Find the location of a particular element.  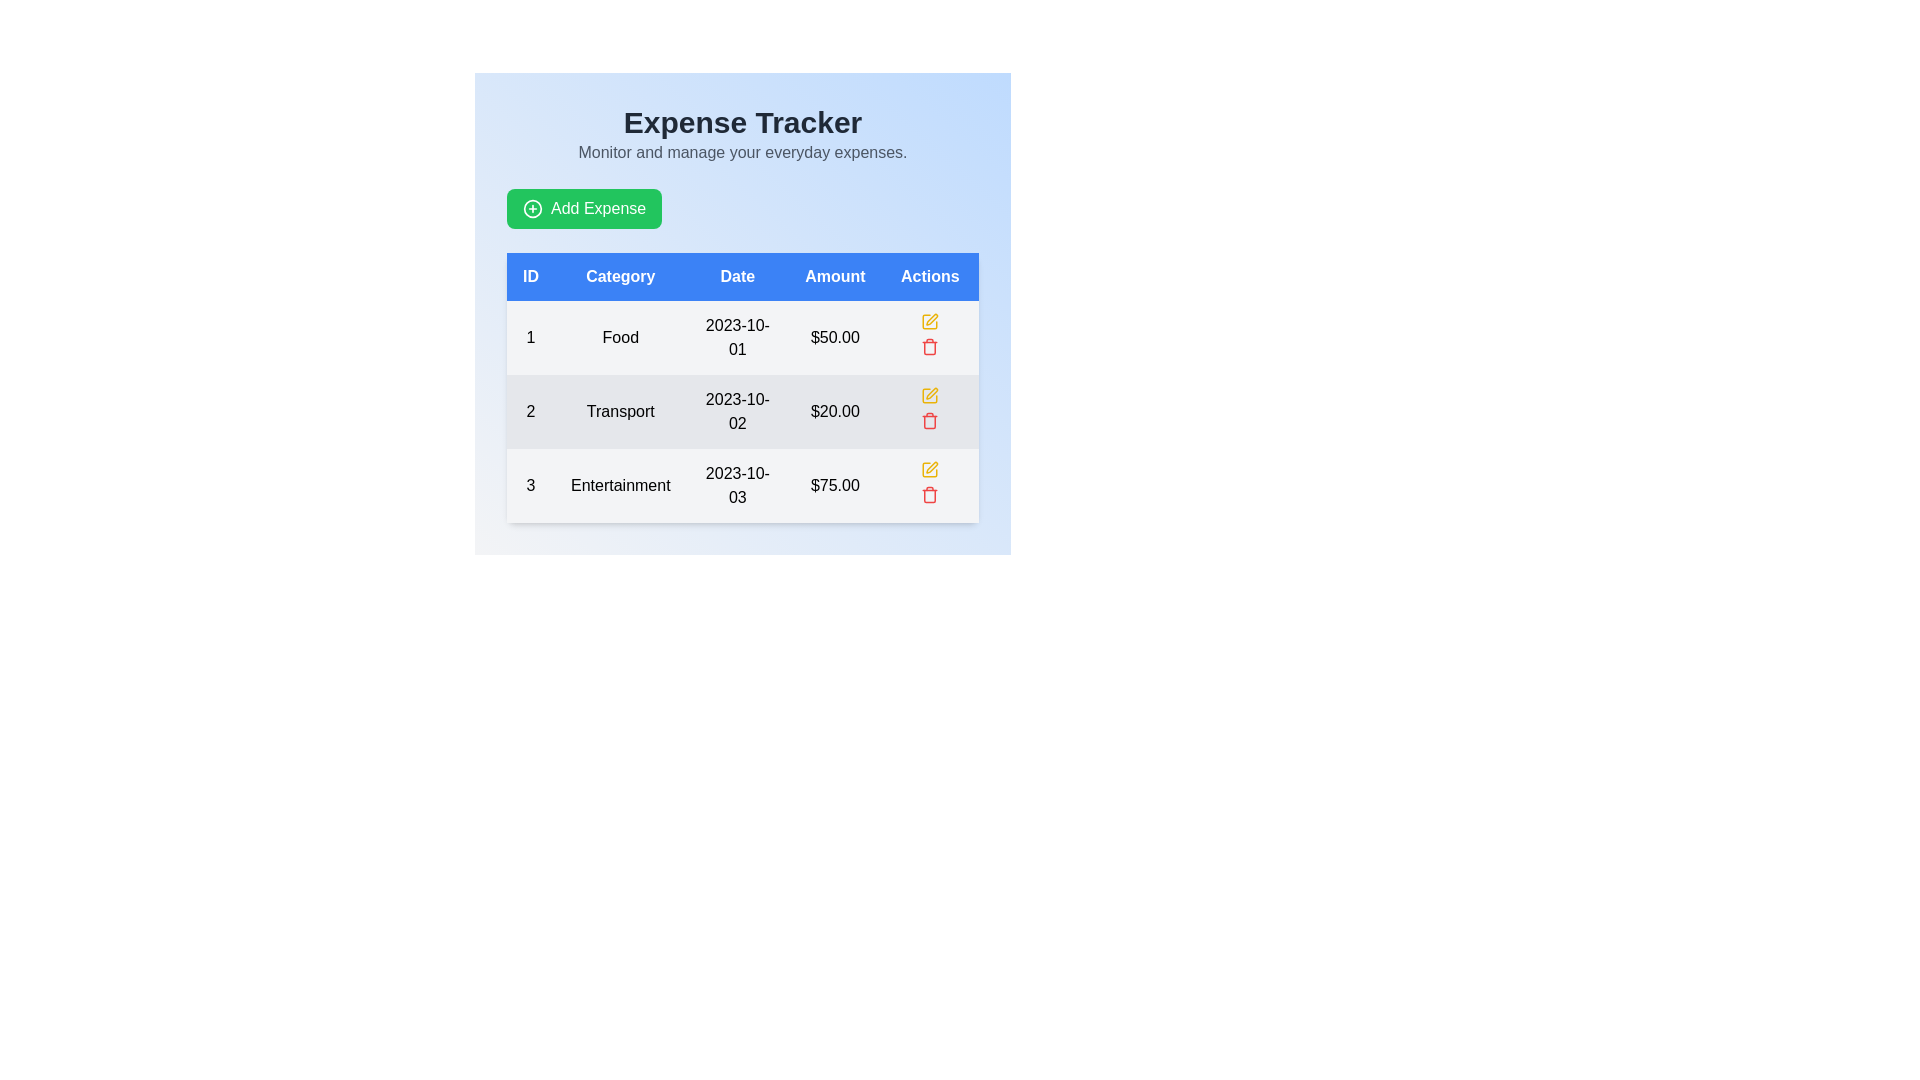

the green 'Add Expense' button with rounded corners, which features white text and a circular plus icon, located is located at coordinates (583, 208).